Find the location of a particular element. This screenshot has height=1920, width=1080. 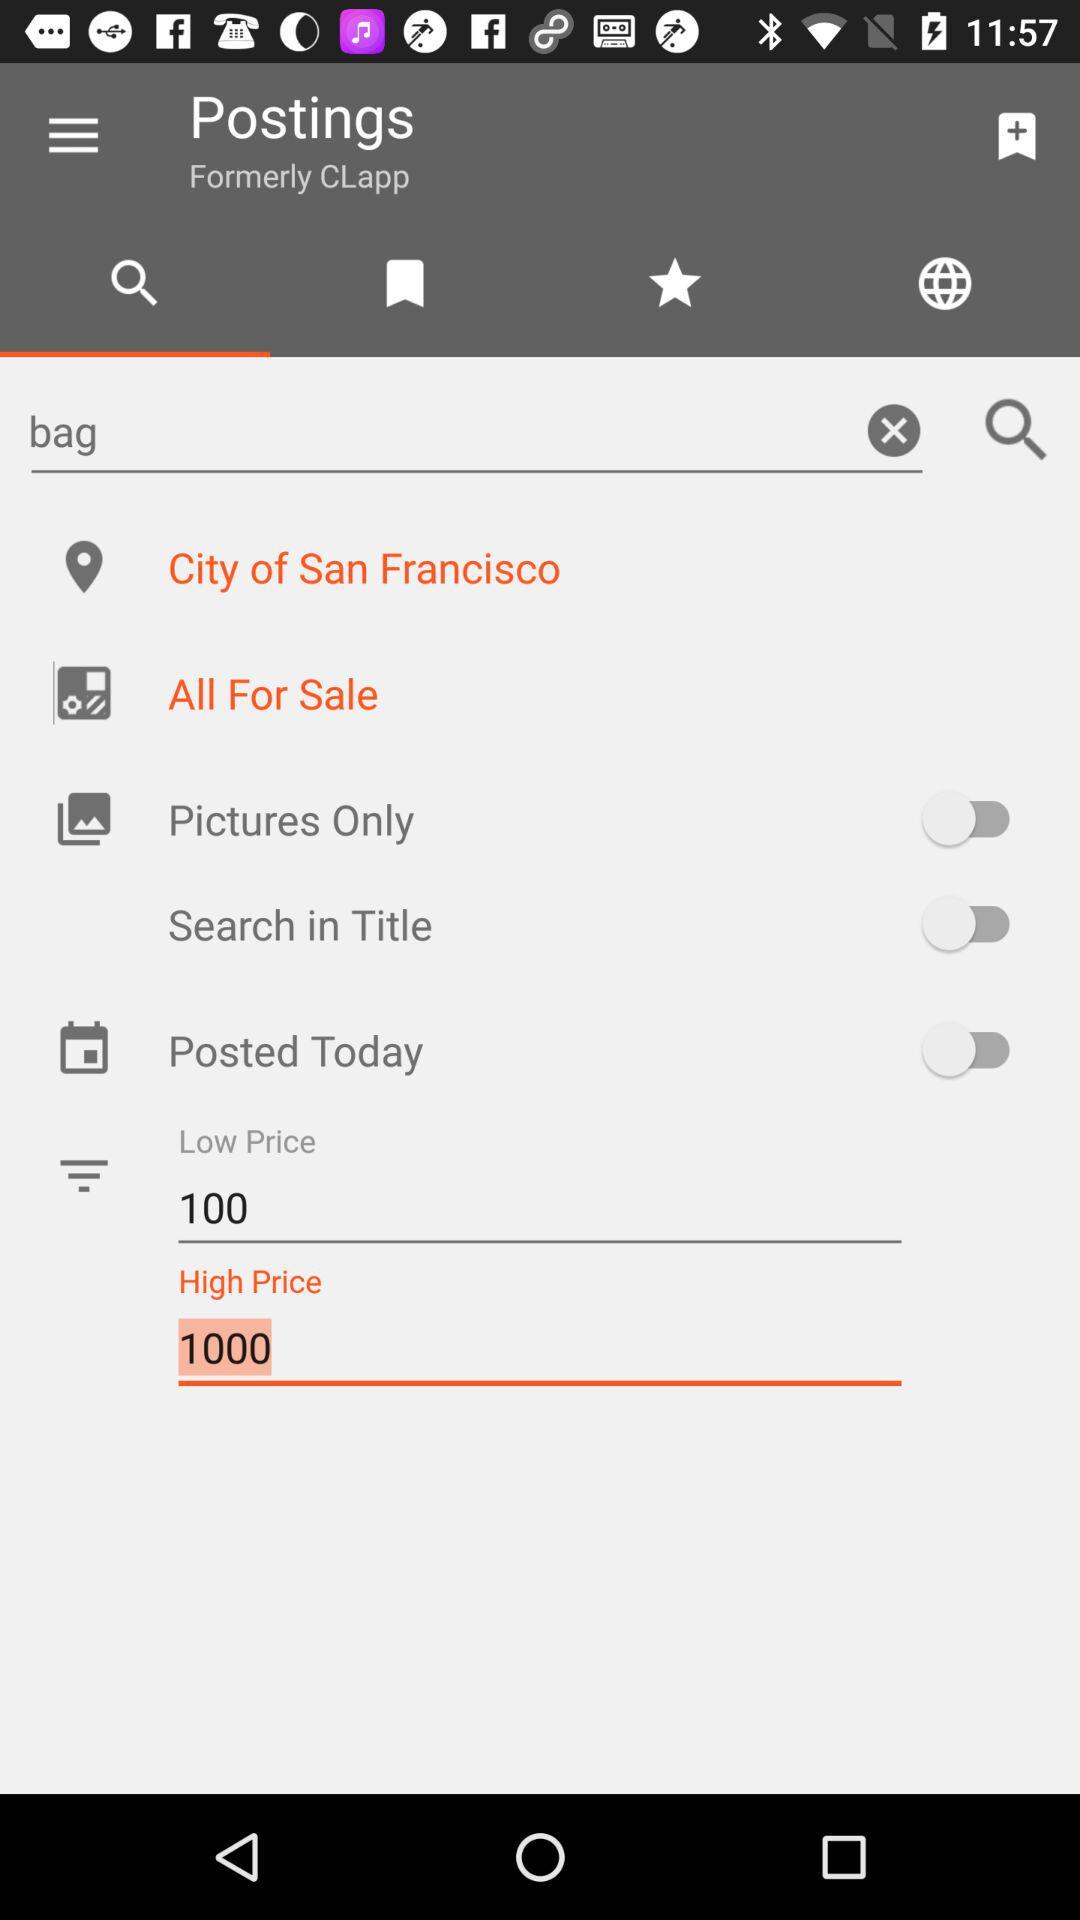

icon above the all for sale item is located at coordinates (601, 565).